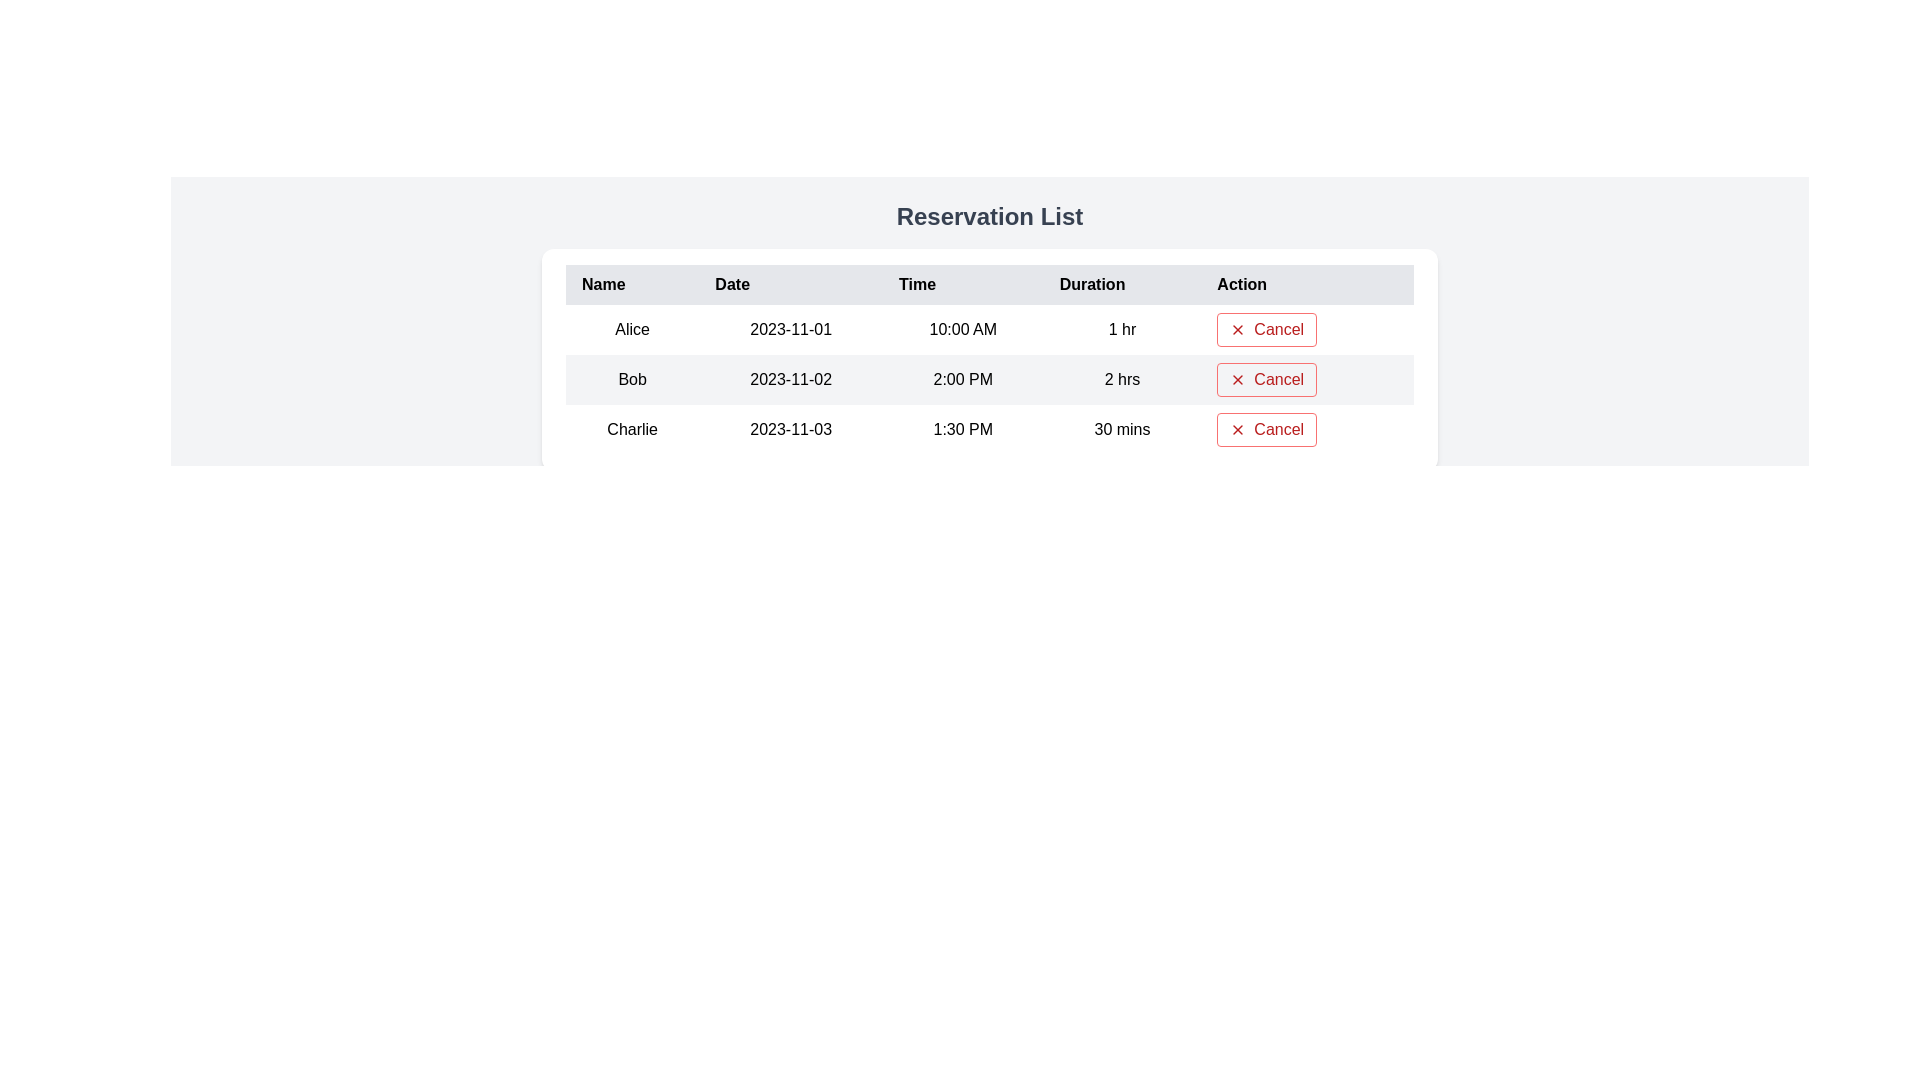 The height and width of the screenshot is (1080, 1920). Describe the element at coordinates (989, 380) in the screenshot. I see `the second row in the Reservation List table, which contains the name 'Bob'` at that location.